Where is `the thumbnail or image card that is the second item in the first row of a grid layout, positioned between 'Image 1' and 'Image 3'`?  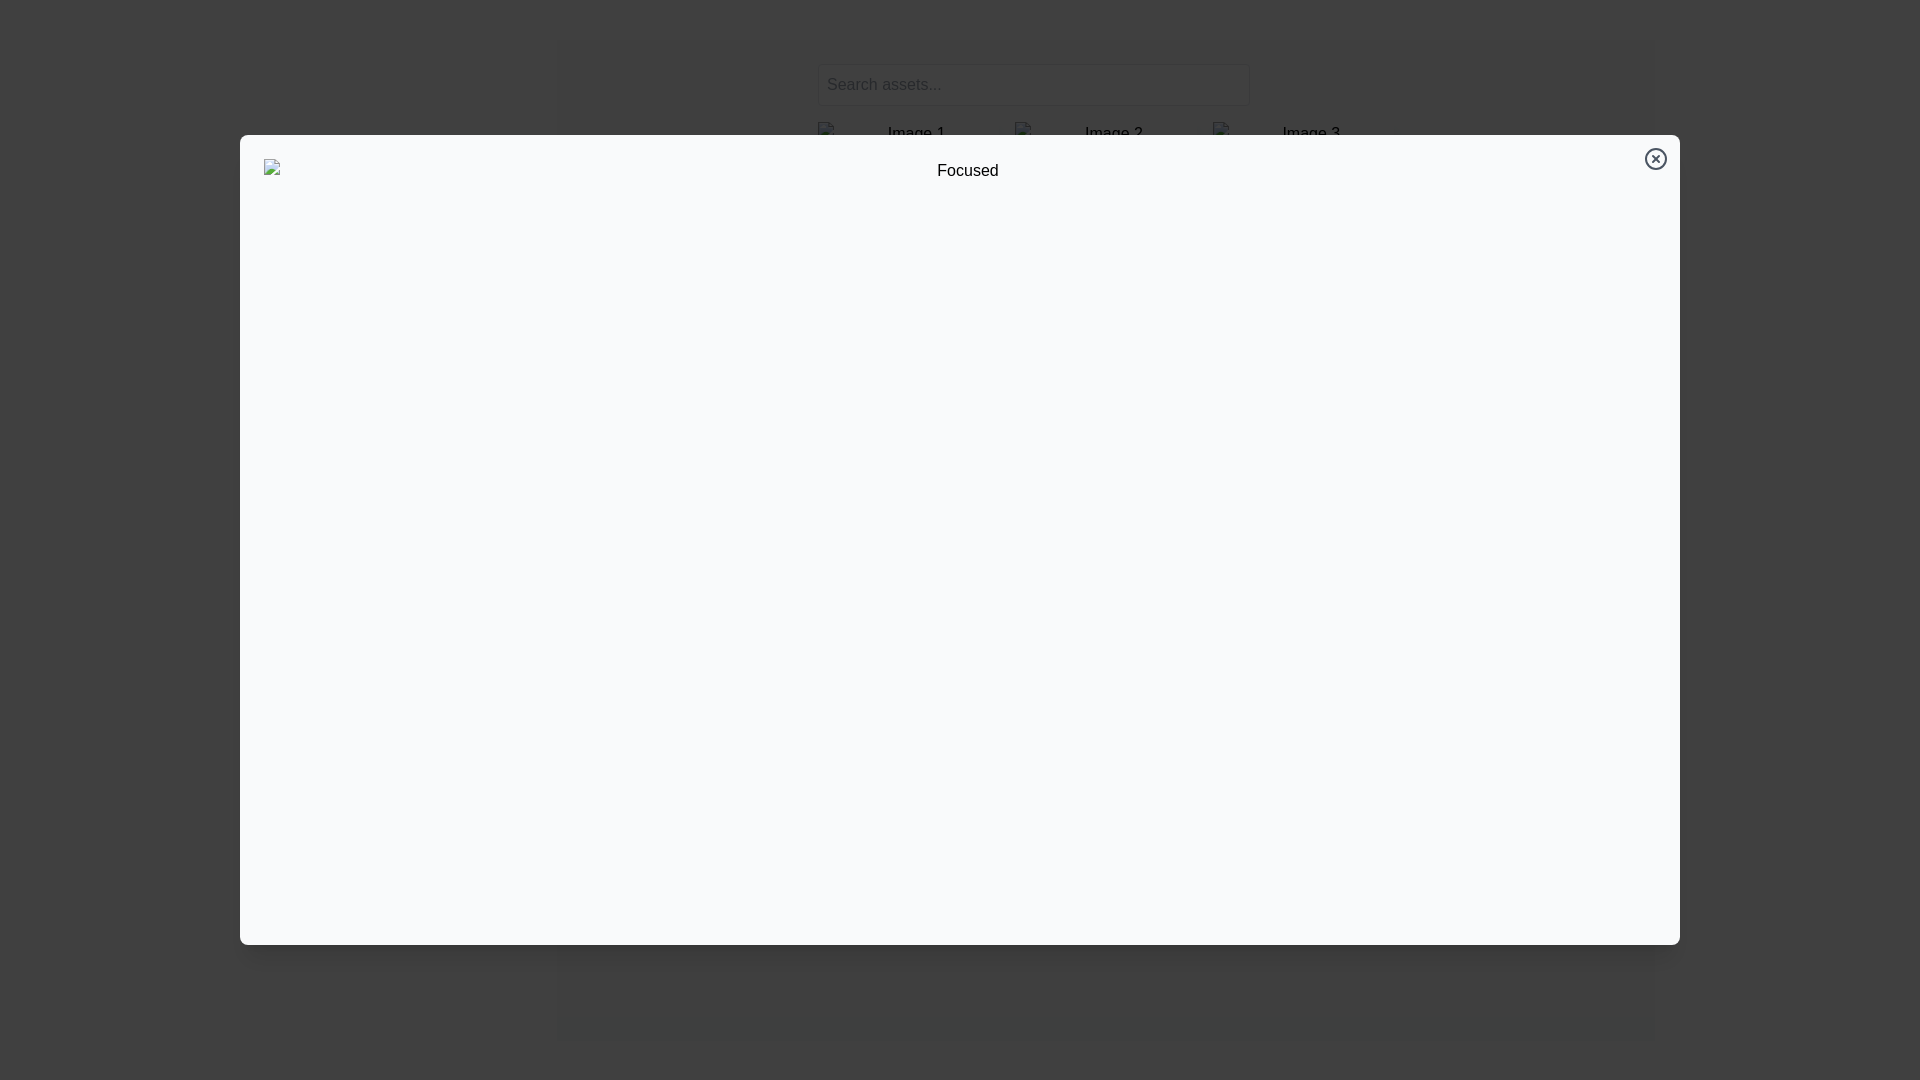 the thumbnail or image card that is the second item in the first row of a grid layout, positioned between 'Image 1' and 'Image 3' is located at coordinates (1104, 134).